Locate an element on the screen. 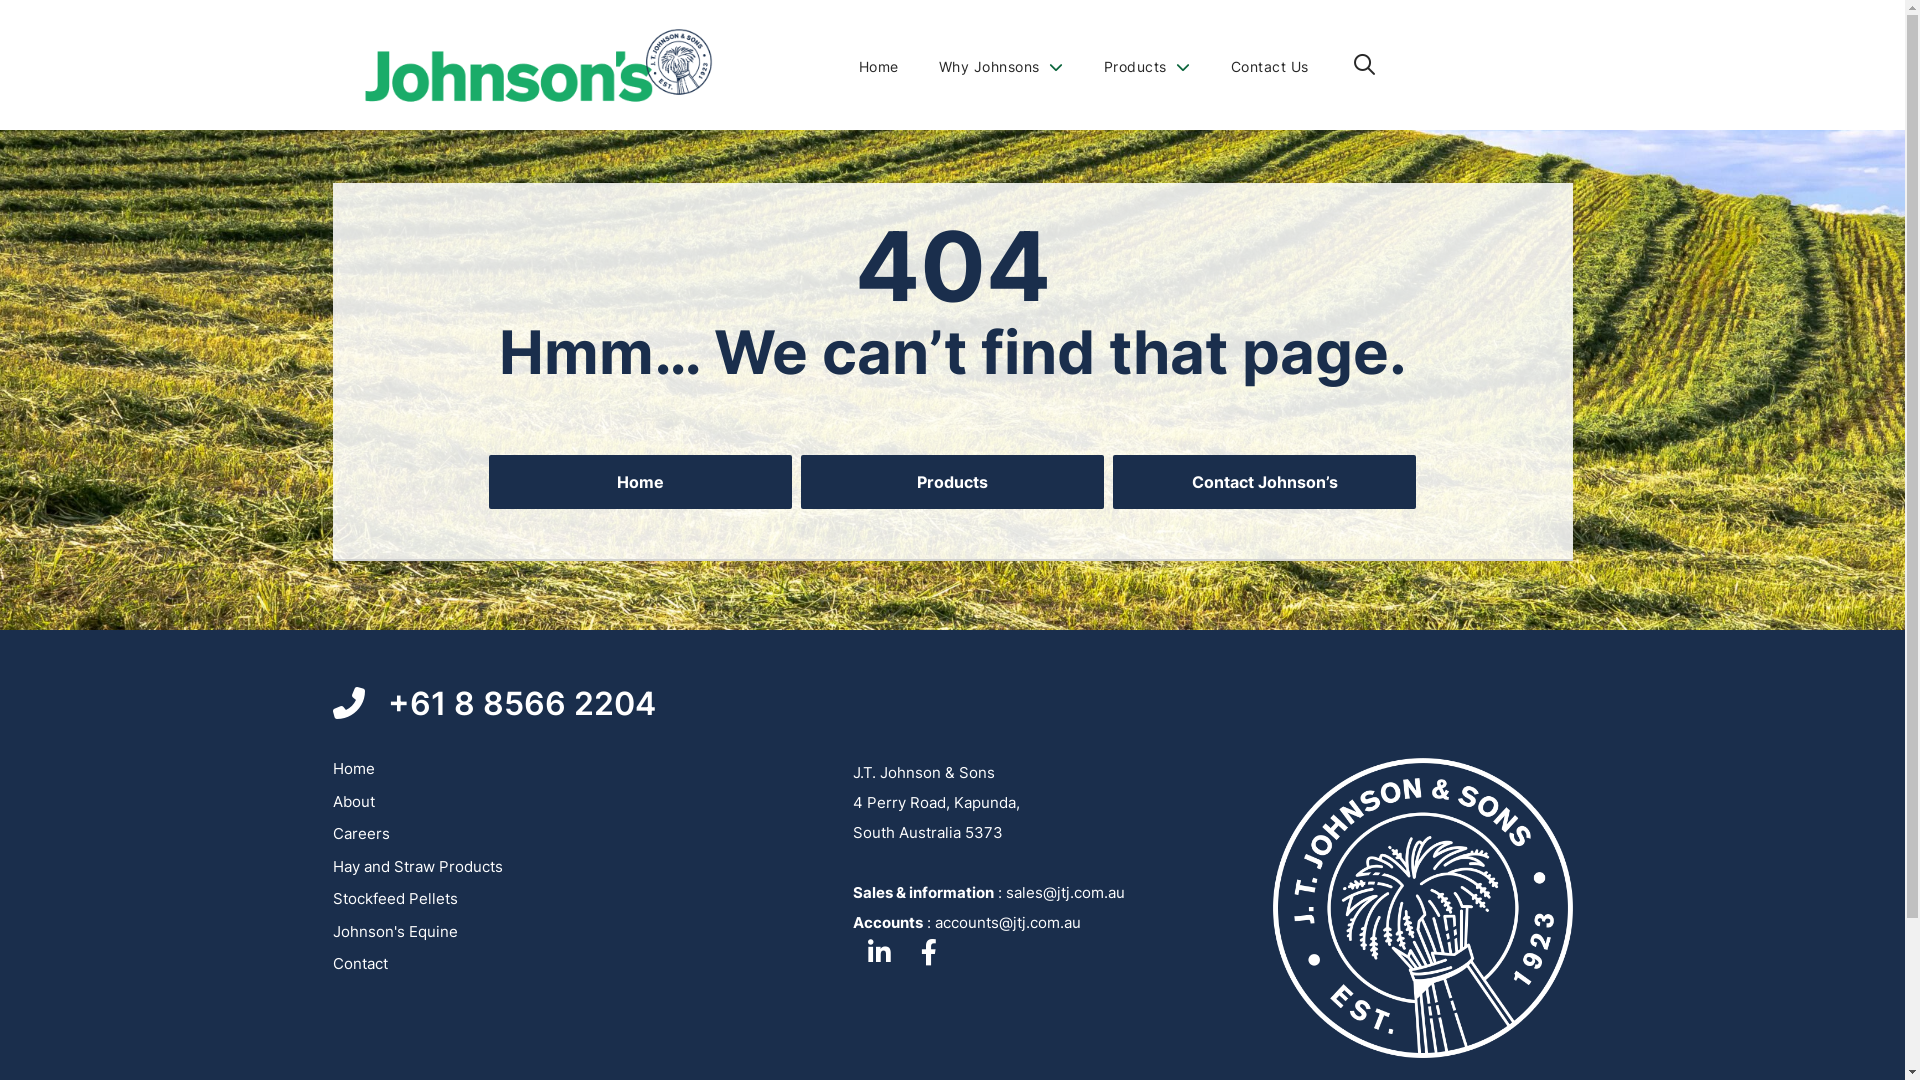  'About' is located at coordinates (353, 800).